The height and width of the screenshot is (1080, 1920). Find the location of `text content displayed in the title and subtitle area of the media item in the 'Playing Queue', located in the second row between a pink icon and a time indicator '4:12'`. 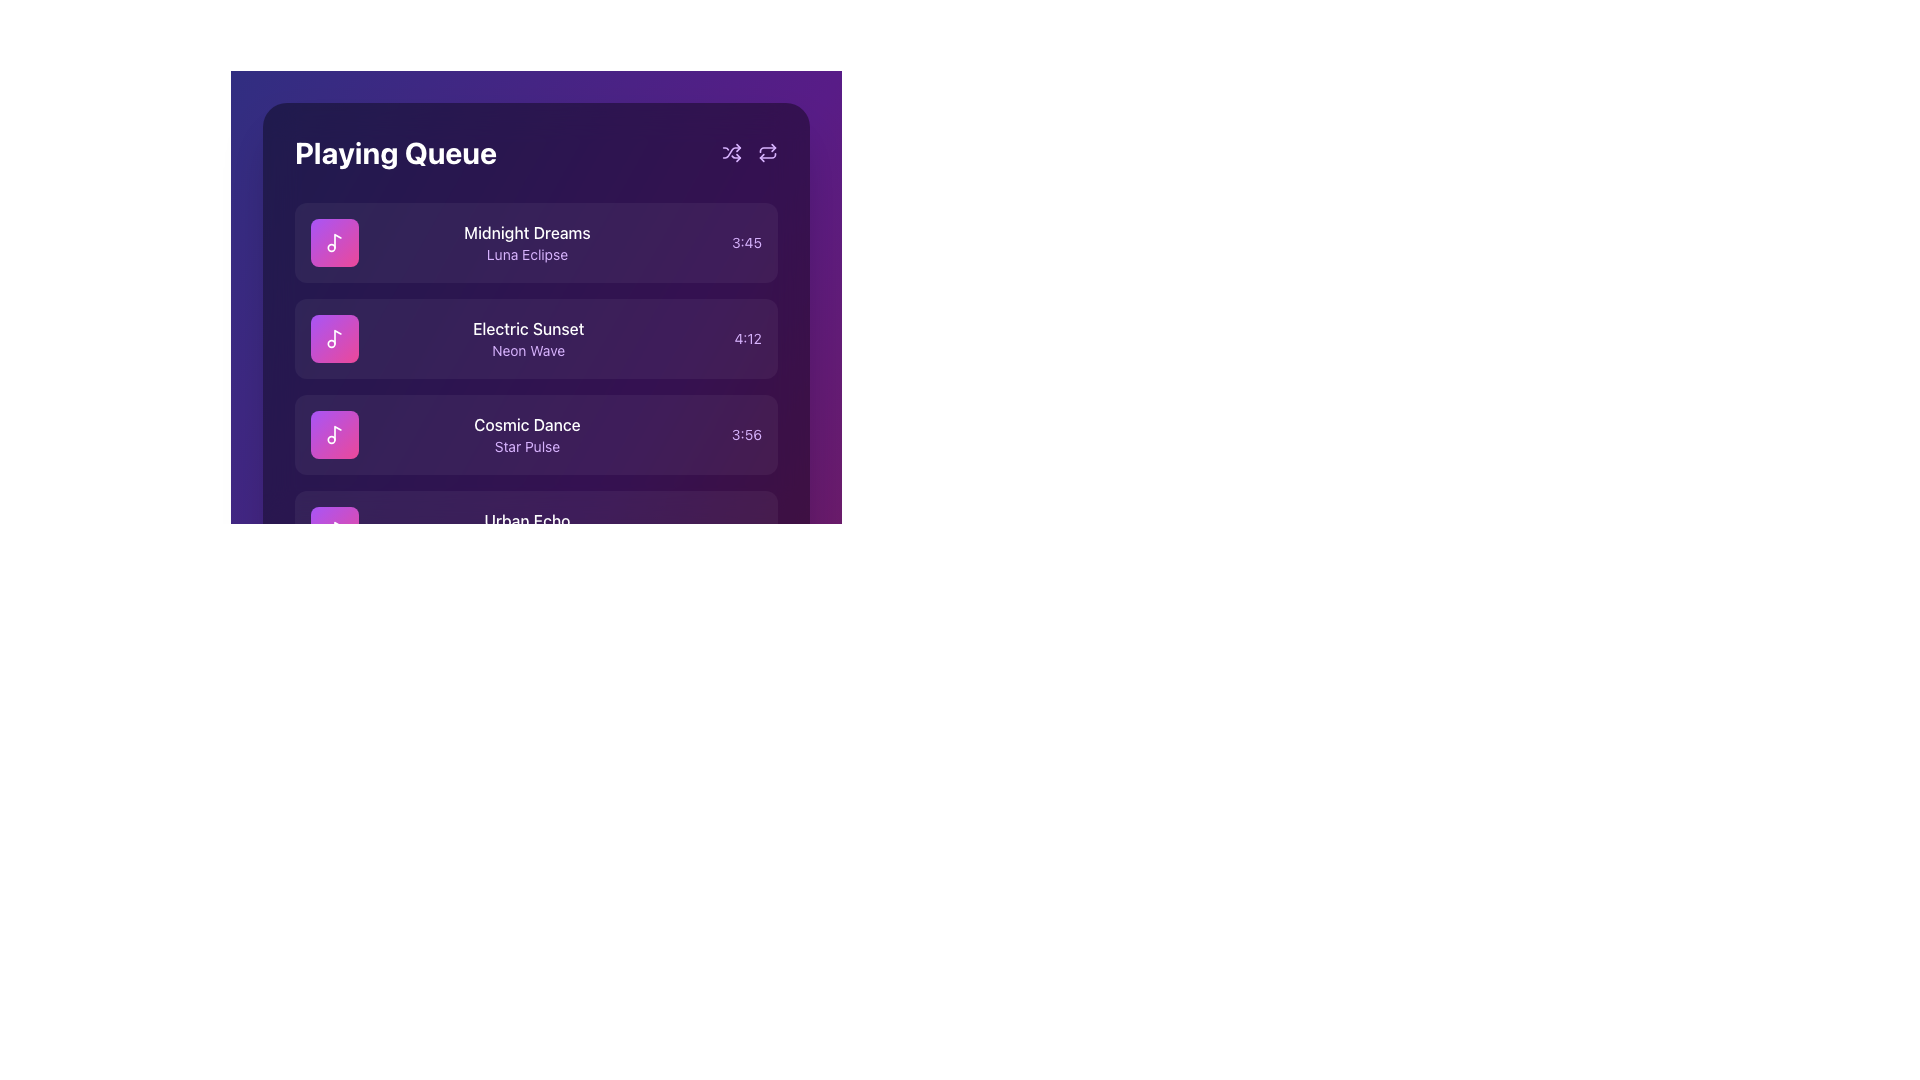

text content displayed in the title and subtitle area of the media item in the 'Playing Queue', located in the second row between a pink icon and a time indicator '4:12' is located at coordinates (528, 338).